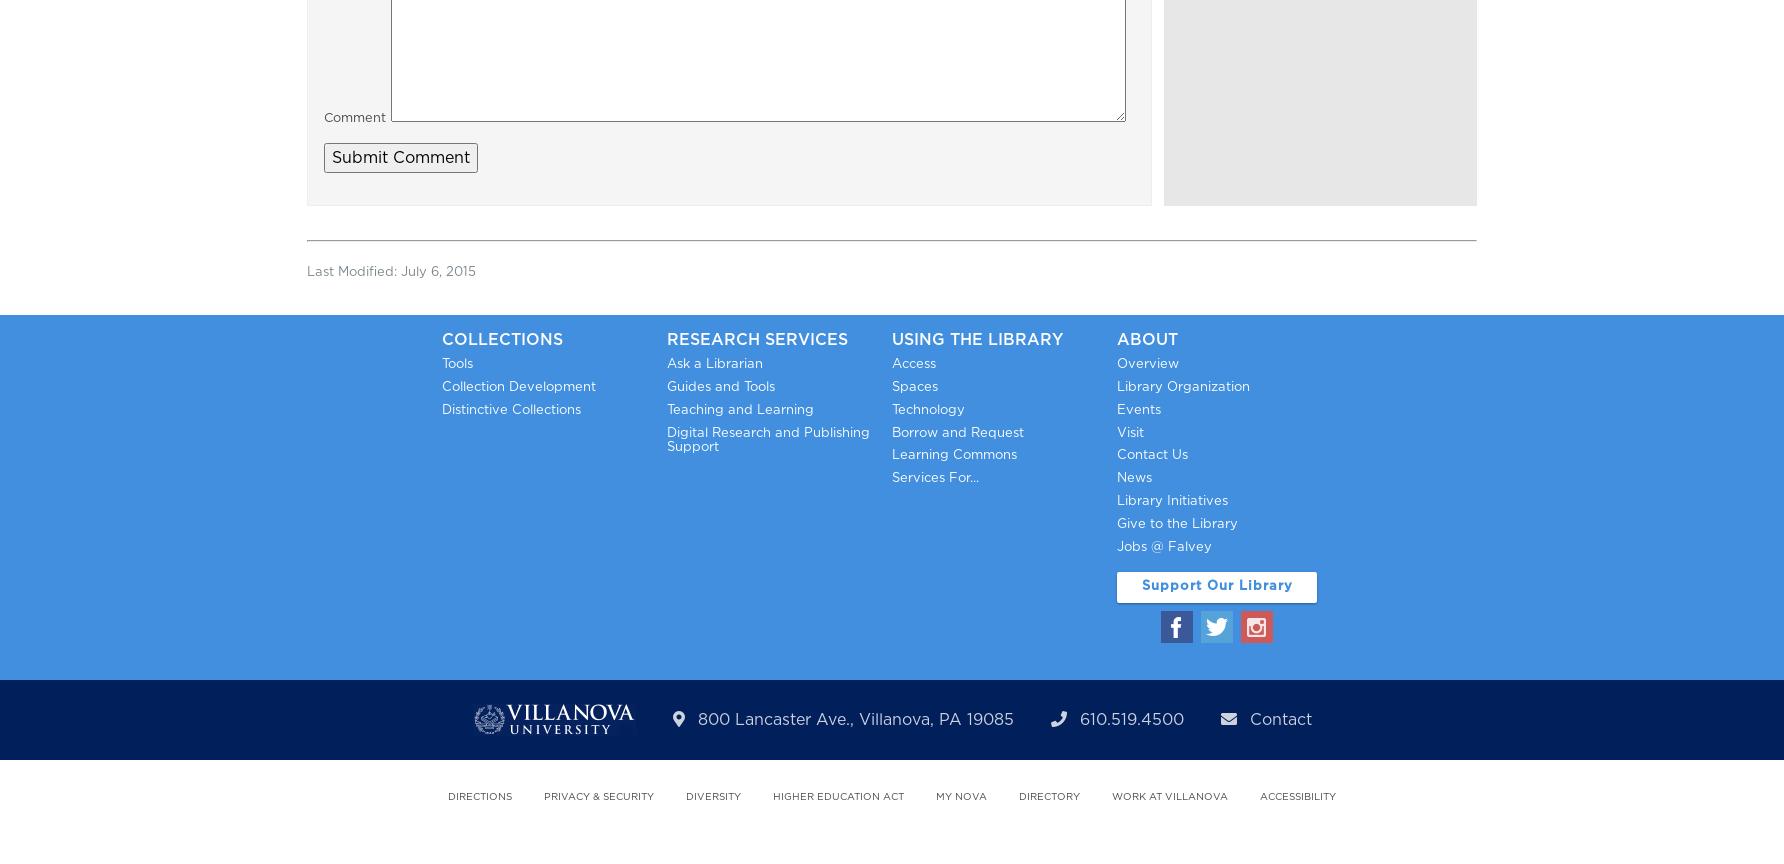  Describe the element at coordinates (1297, 796) in the screenshot. I see `'Accessibility'` at that location.